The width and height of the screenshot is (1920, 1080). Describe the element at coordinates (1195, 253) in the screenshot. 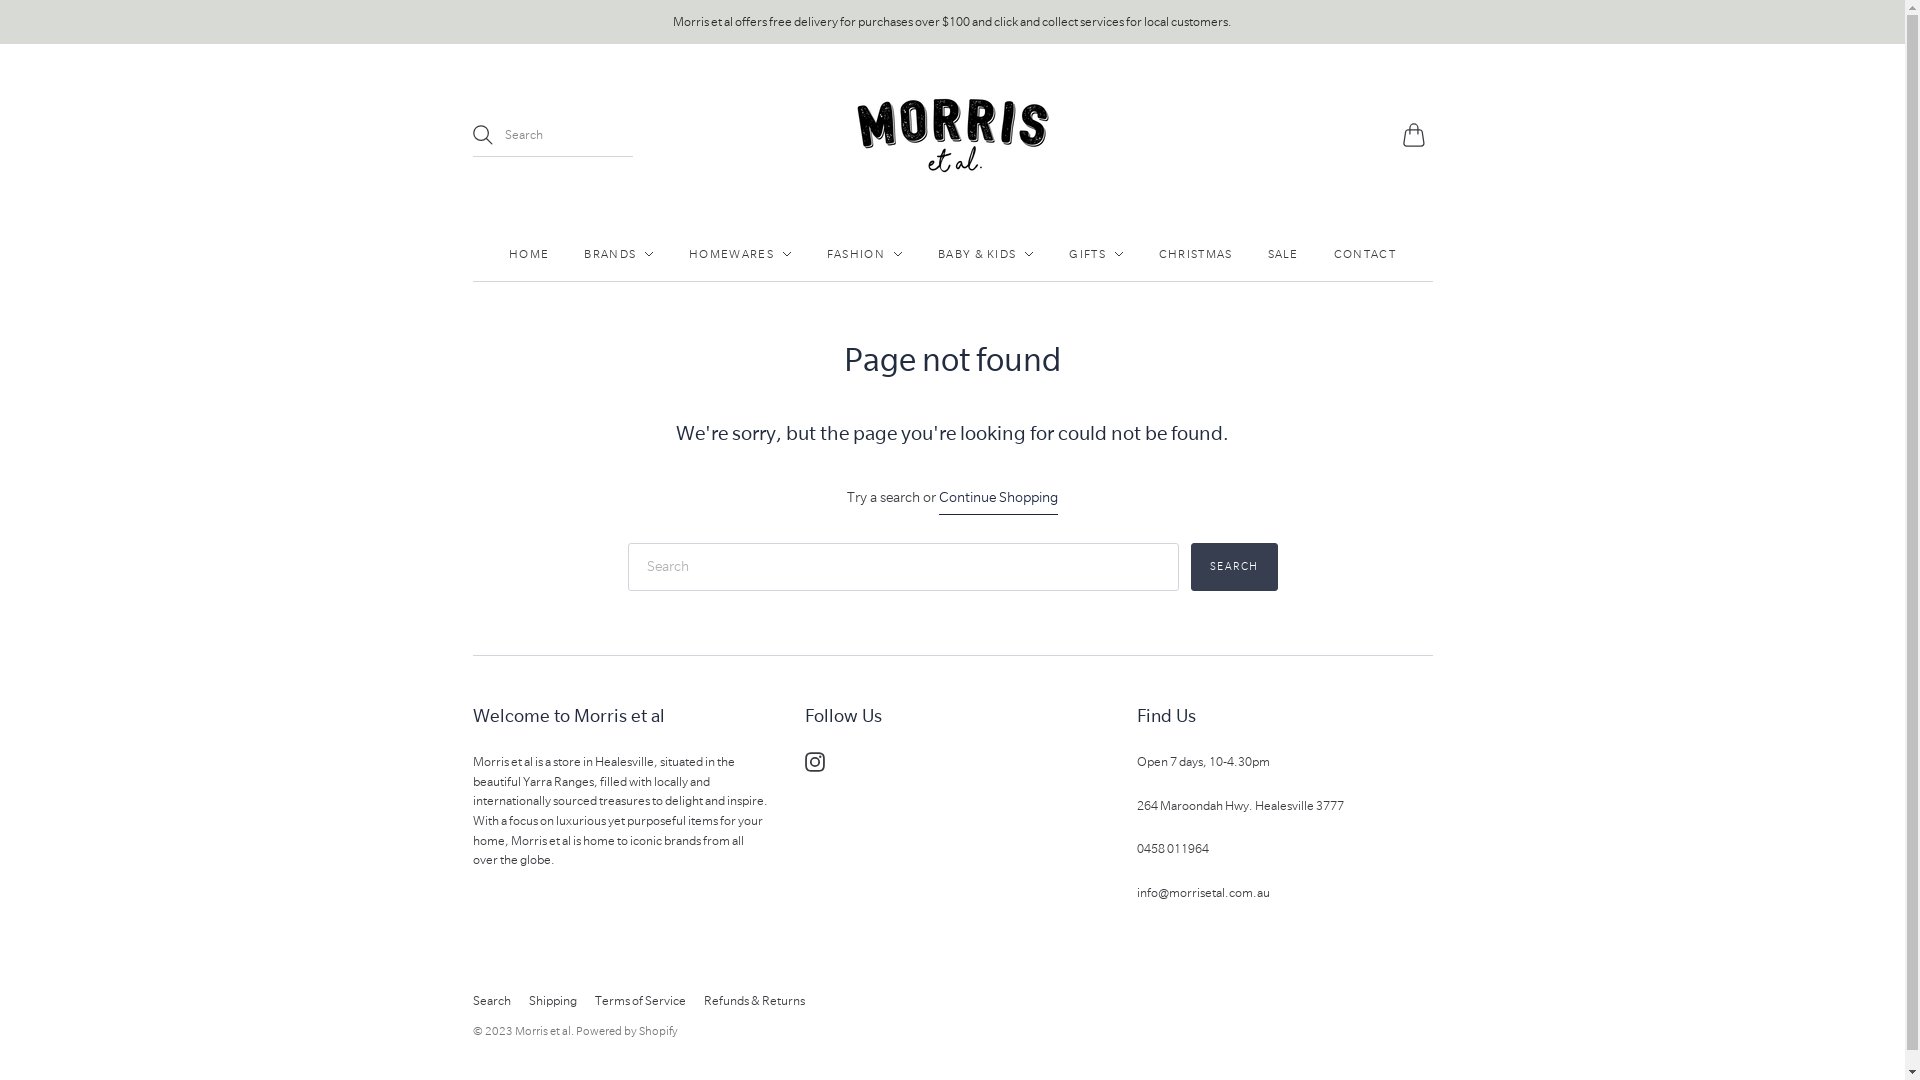

I see `'CHRISTMAS'` at that location.